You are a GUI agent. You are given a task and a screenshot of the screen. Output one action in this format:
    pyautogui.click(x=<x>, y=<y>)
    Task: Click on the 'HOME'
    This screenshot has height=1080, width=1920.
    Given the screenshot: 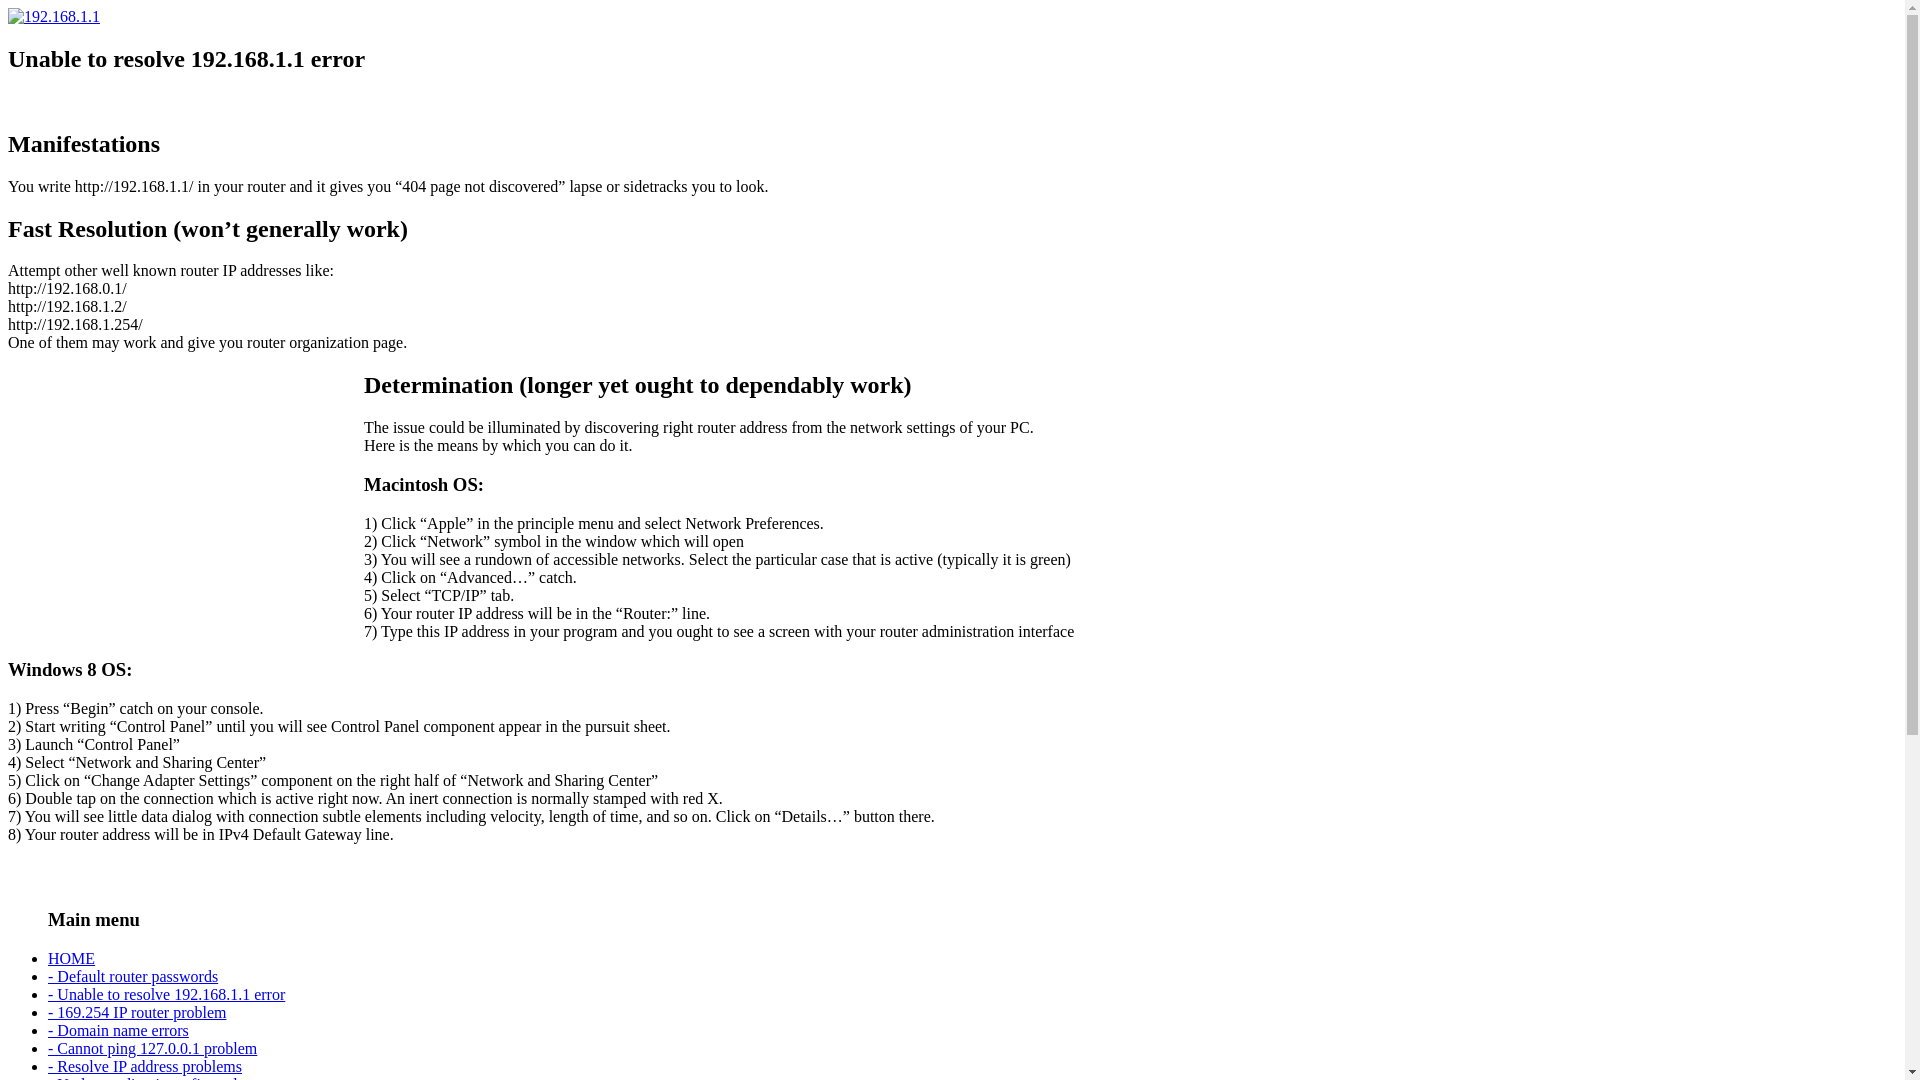 What is the action you would take?
    pyautogui.click(x=71, y=957)
    